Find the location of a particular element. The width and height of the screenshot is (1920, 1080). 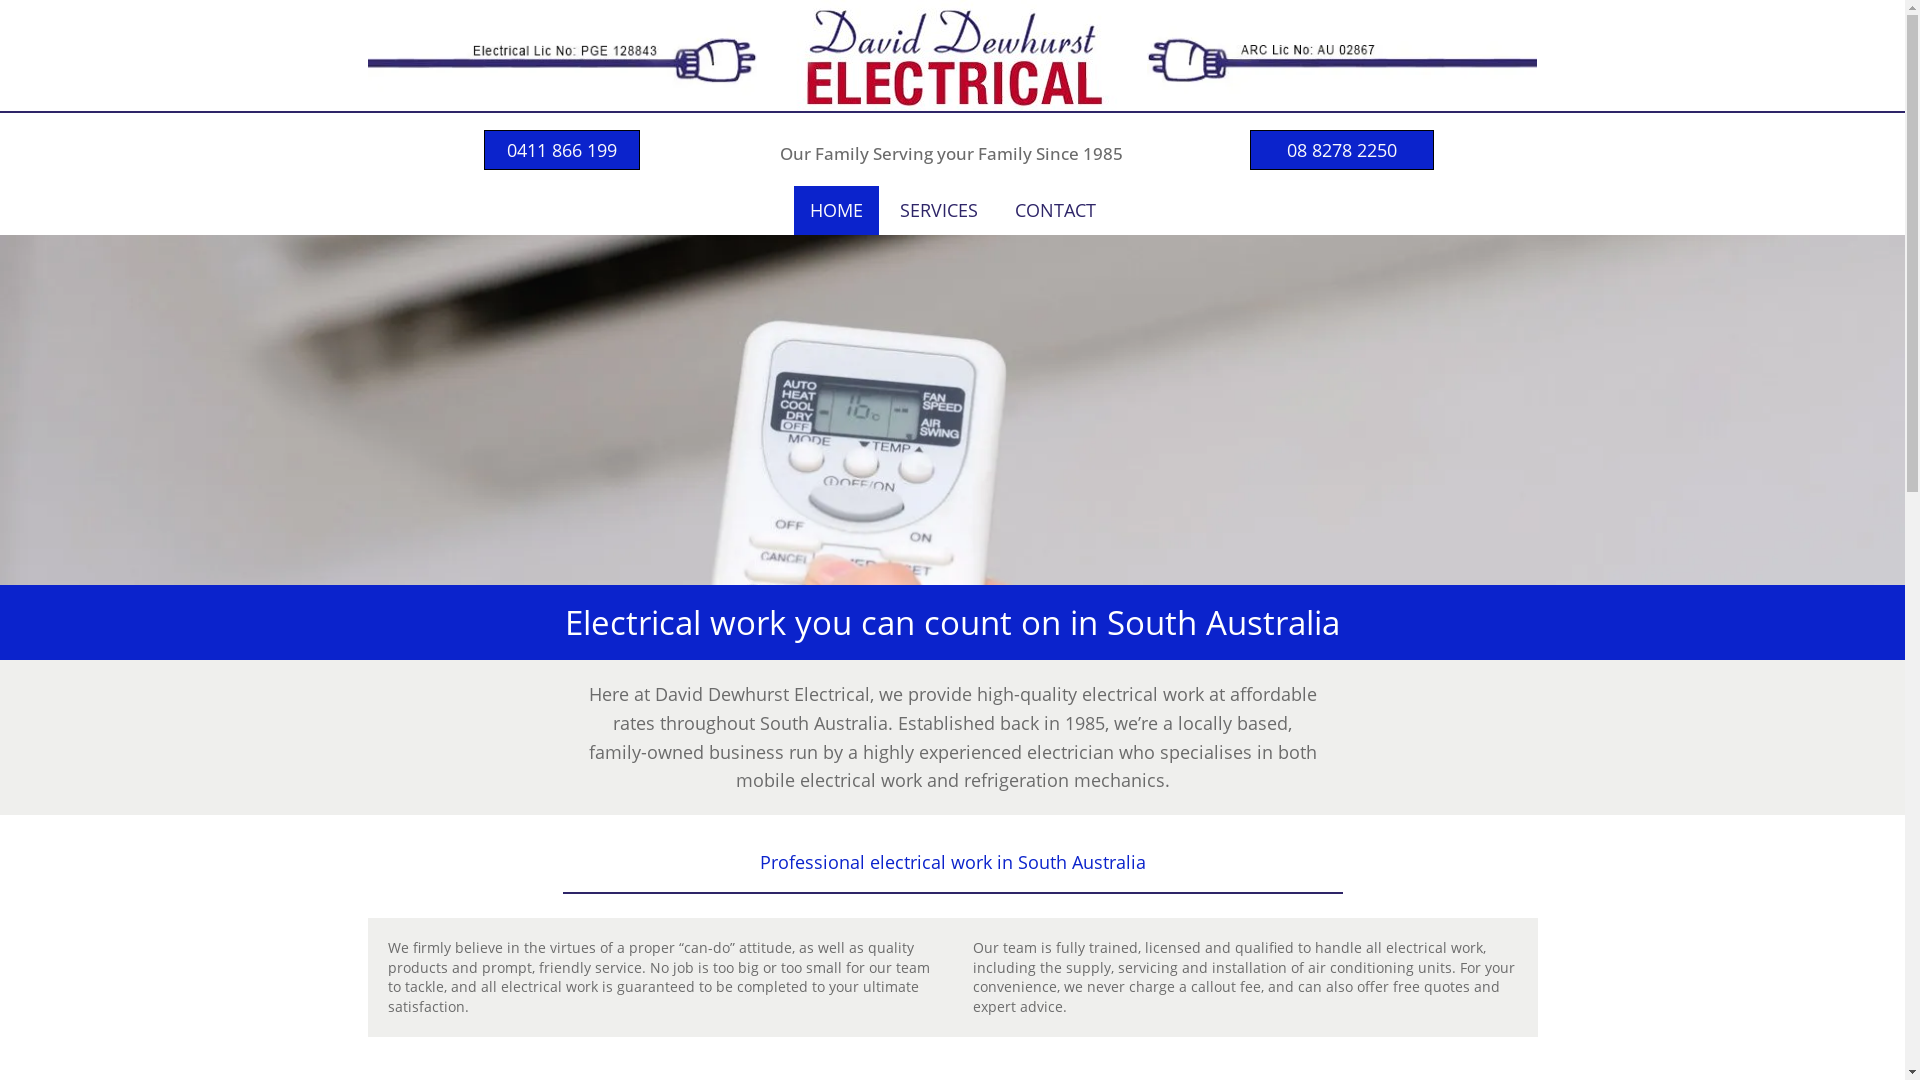

'CONTACT' is located at coordinates (998, 210).